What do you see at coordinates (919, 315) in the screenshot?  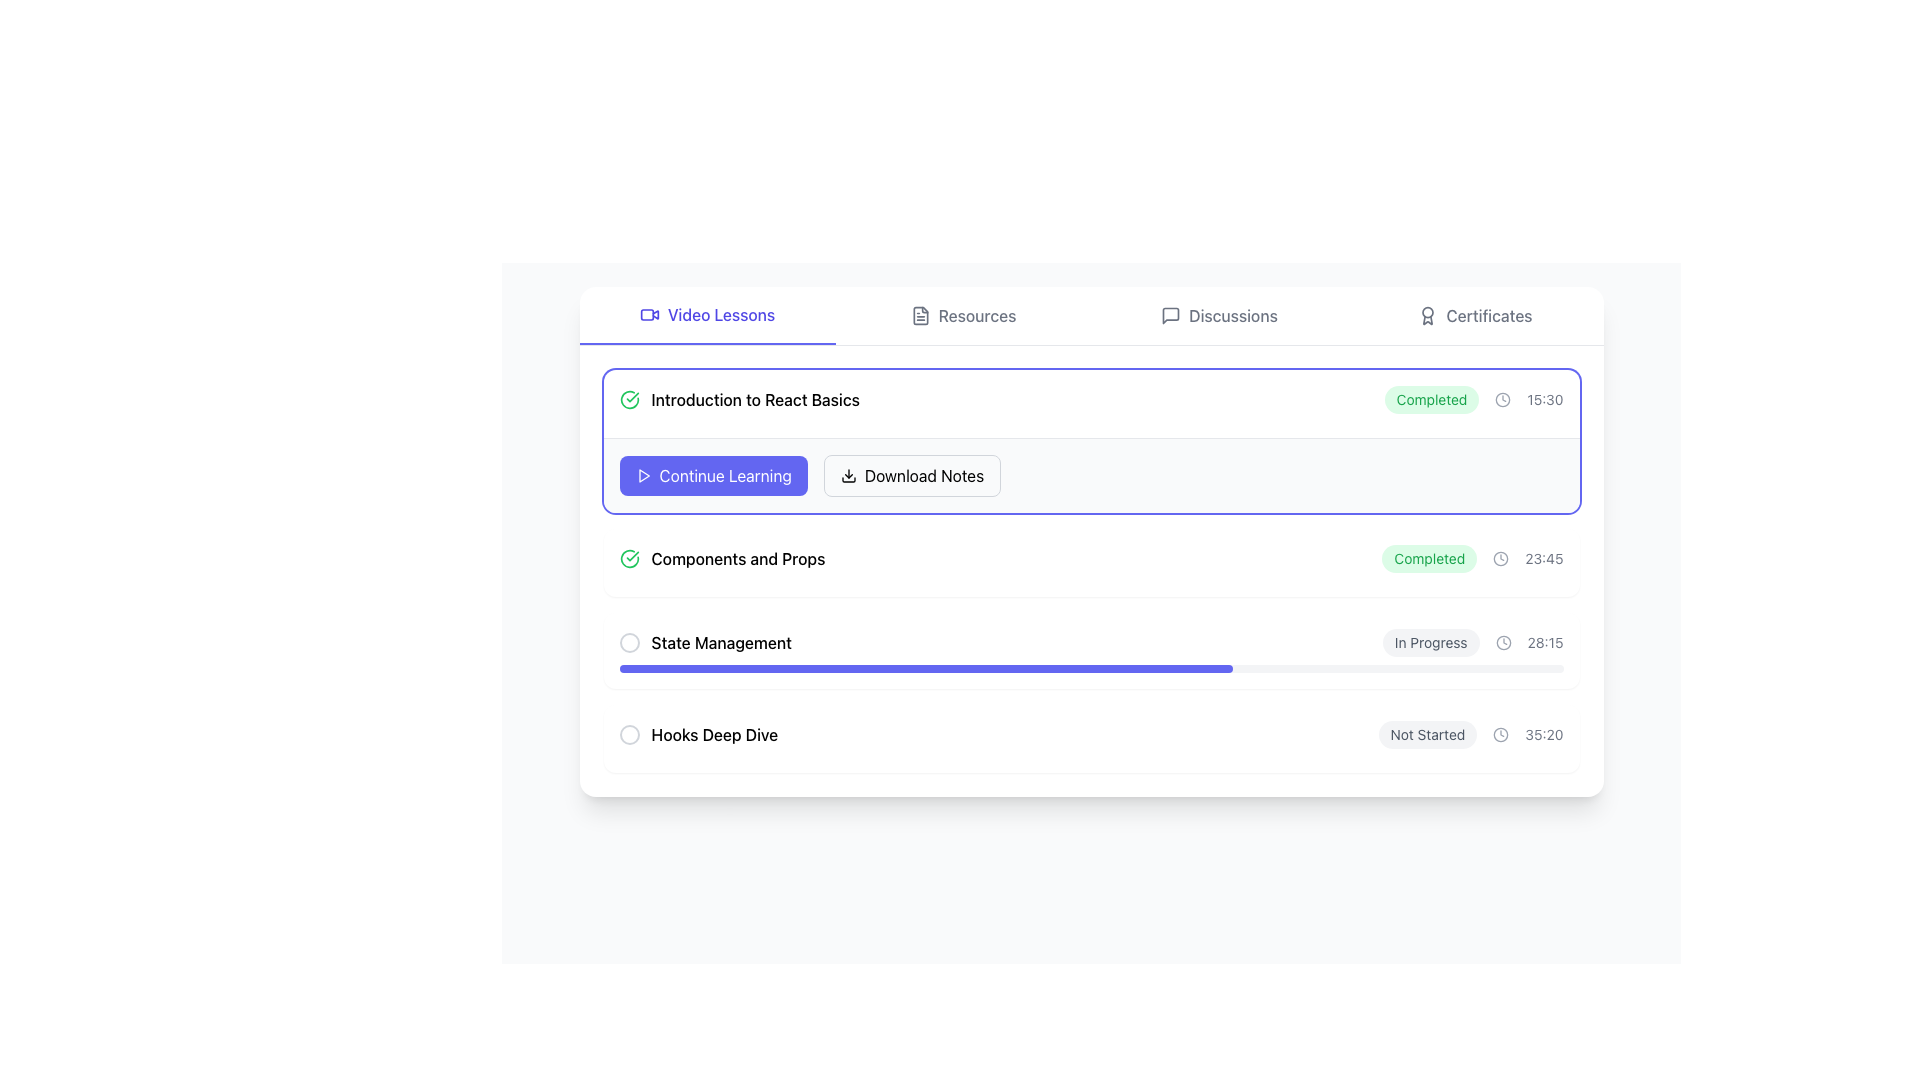 I see `the rectangular icon with a paper document design located between the 'Video Lessons' and 'Discussions' tabs in the header section` at bounding box center [919, 315].